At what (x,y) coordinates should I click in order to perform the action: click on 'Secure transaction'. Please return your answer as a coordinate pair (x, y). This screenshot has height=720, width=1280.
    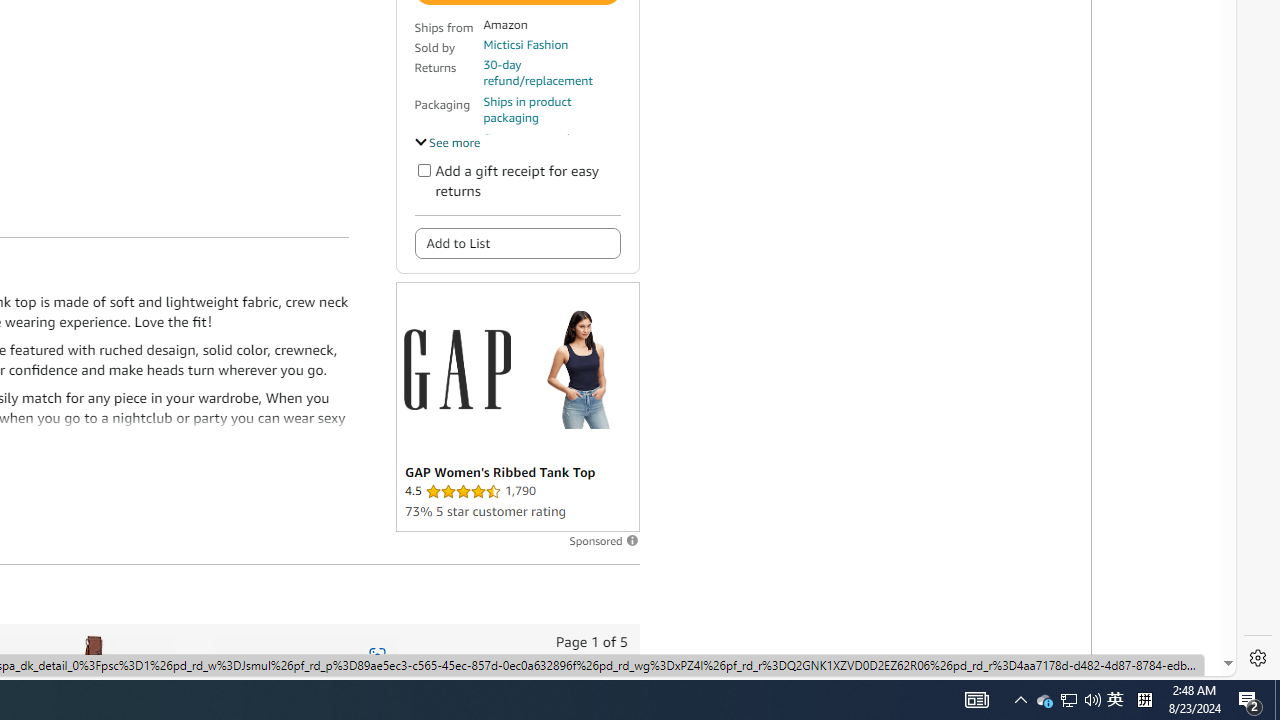
    Looking at the image, I should click on (533, 137).